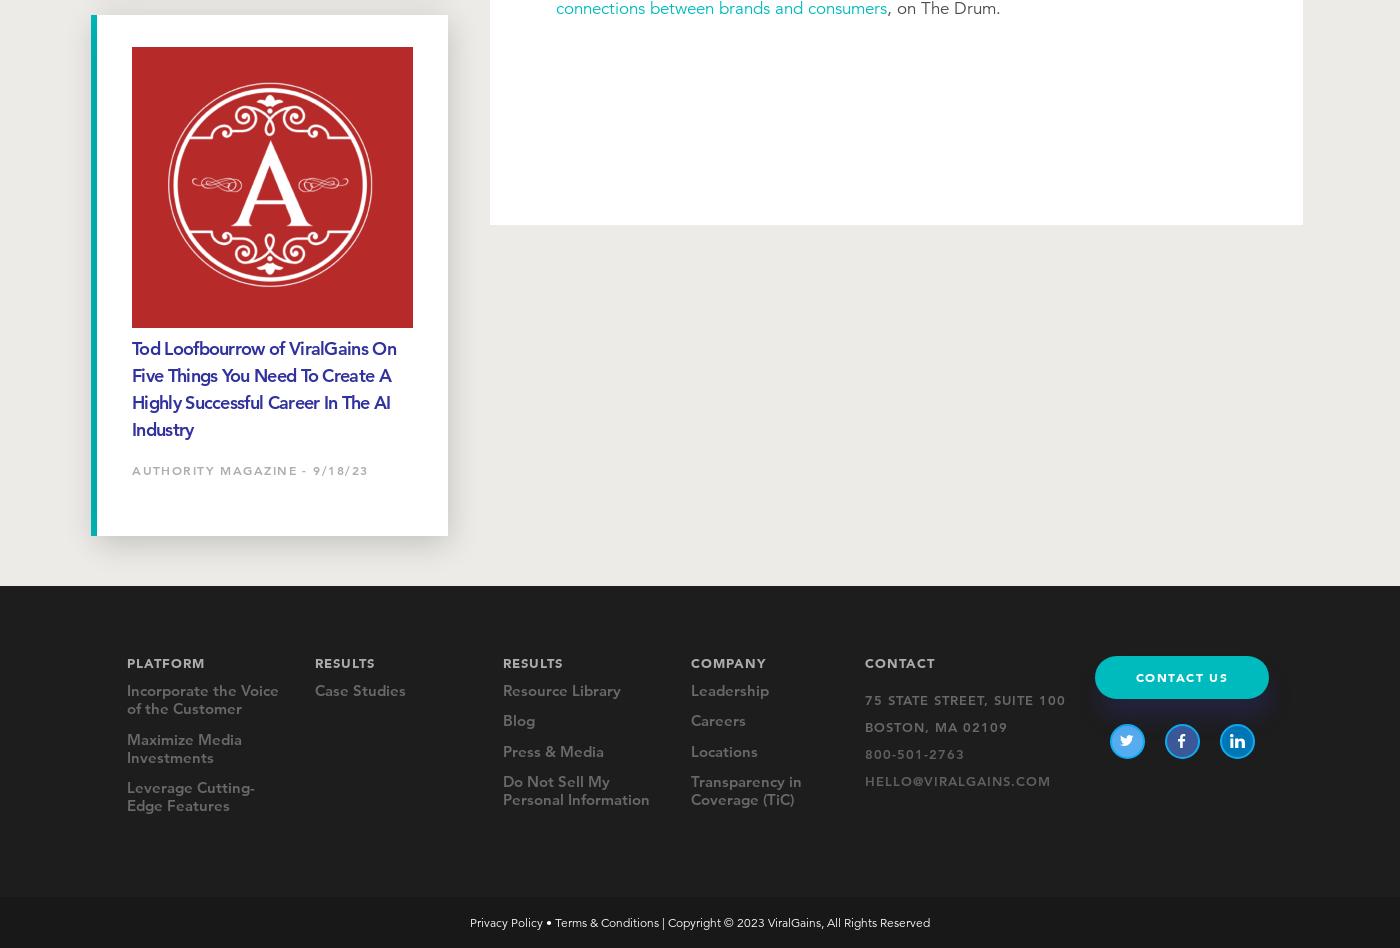 This screenshot has width=1400, height=948. Describe the element at coordinates (166, 660) in the screenshot. I see `'Platform'` at that location.